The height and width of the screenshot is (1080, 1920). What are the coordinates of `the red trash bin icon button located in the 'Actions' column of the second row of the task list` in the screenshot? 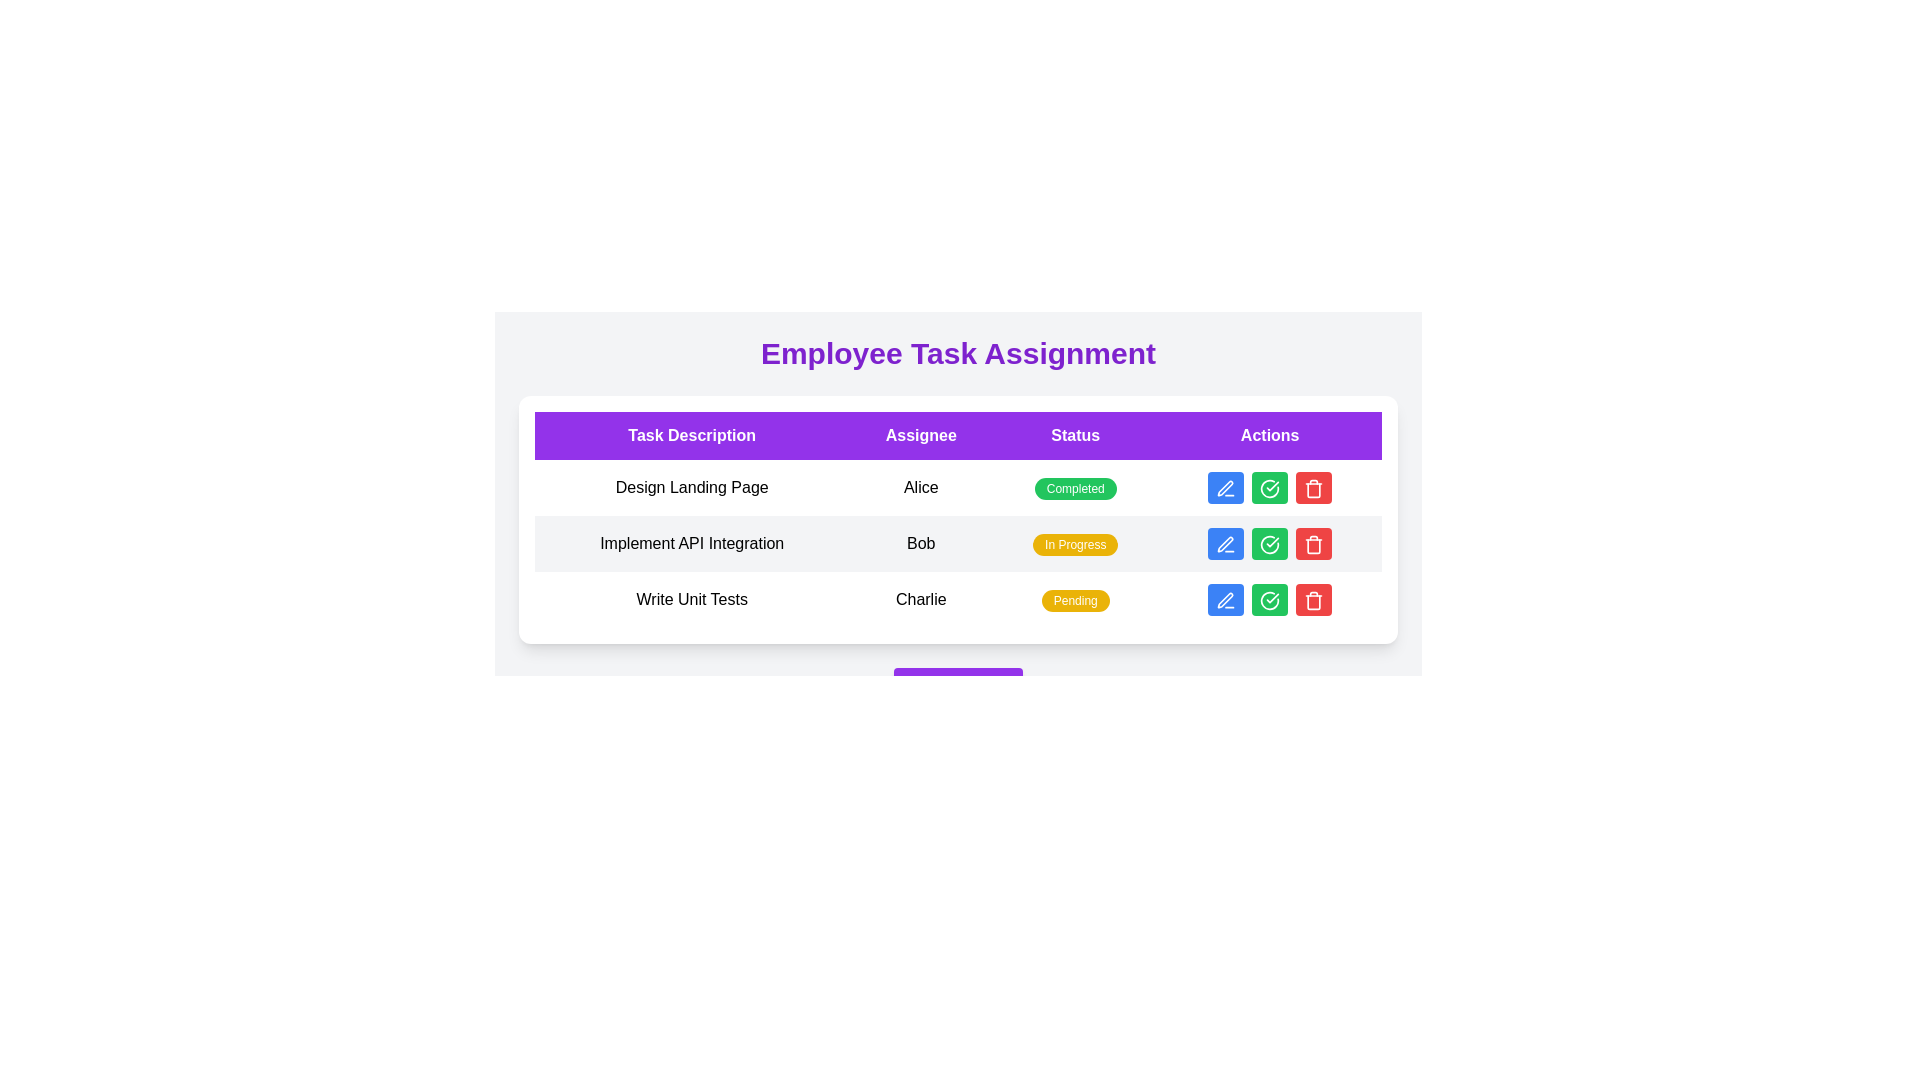 It's located at (1314, 544).